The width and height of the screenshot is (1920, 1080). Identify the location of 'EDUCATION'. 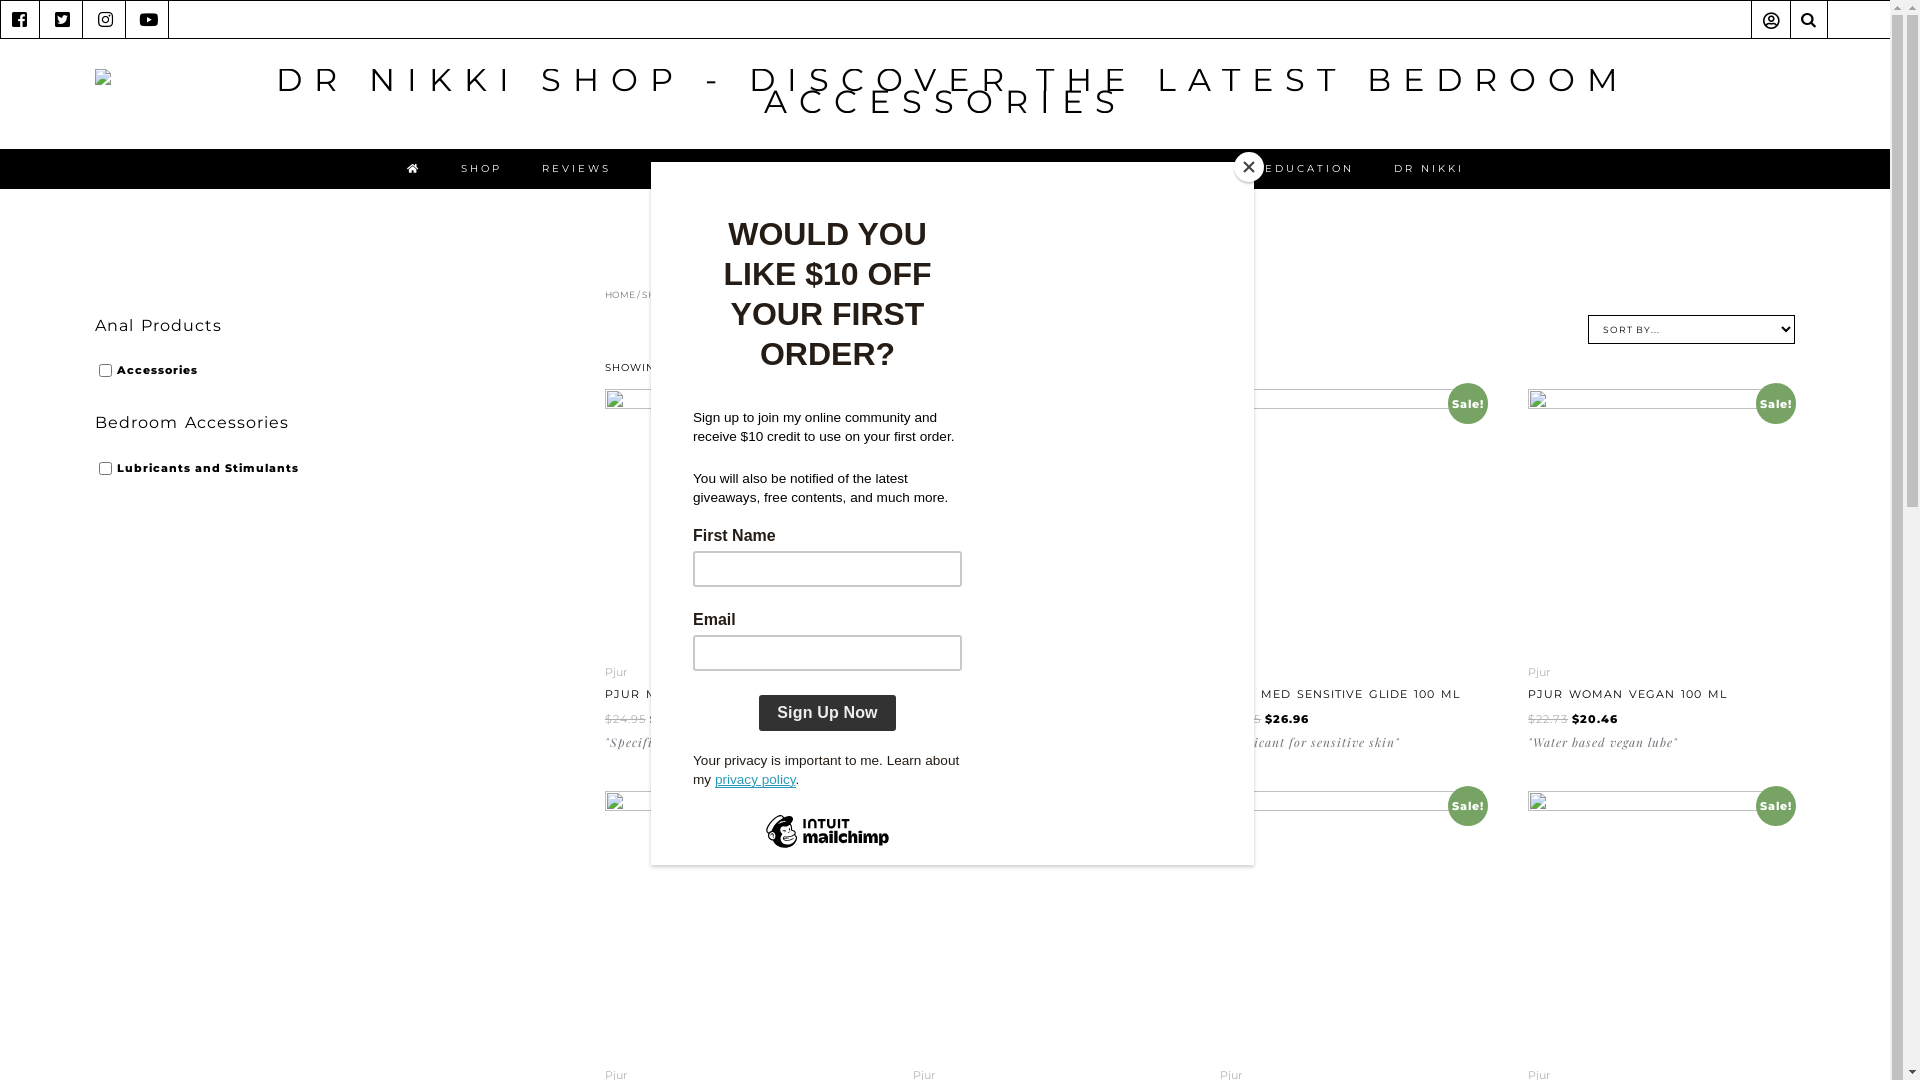
(1308, 157).